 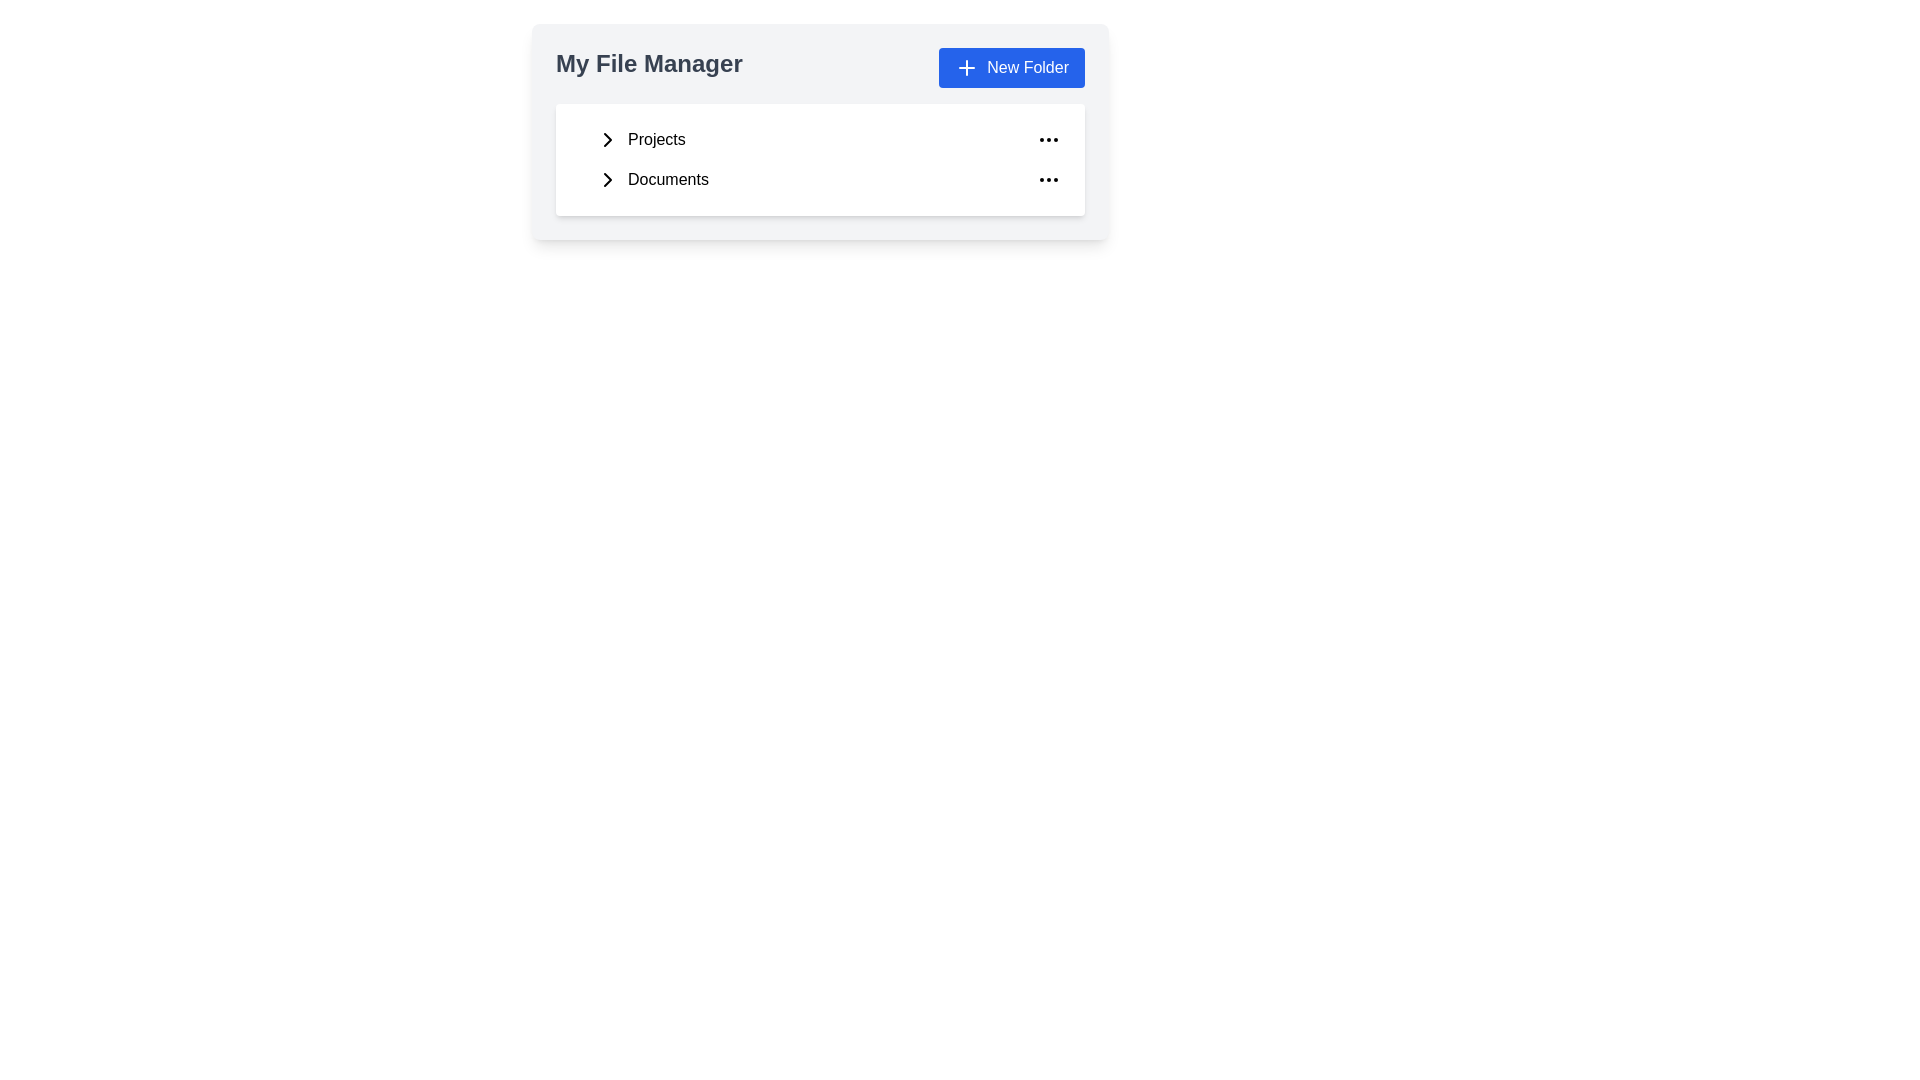 What do you see at coordinates (607, 180) in the screenshot?
I see `the right-pointing chevron icon` at bounding box center [607, 180].